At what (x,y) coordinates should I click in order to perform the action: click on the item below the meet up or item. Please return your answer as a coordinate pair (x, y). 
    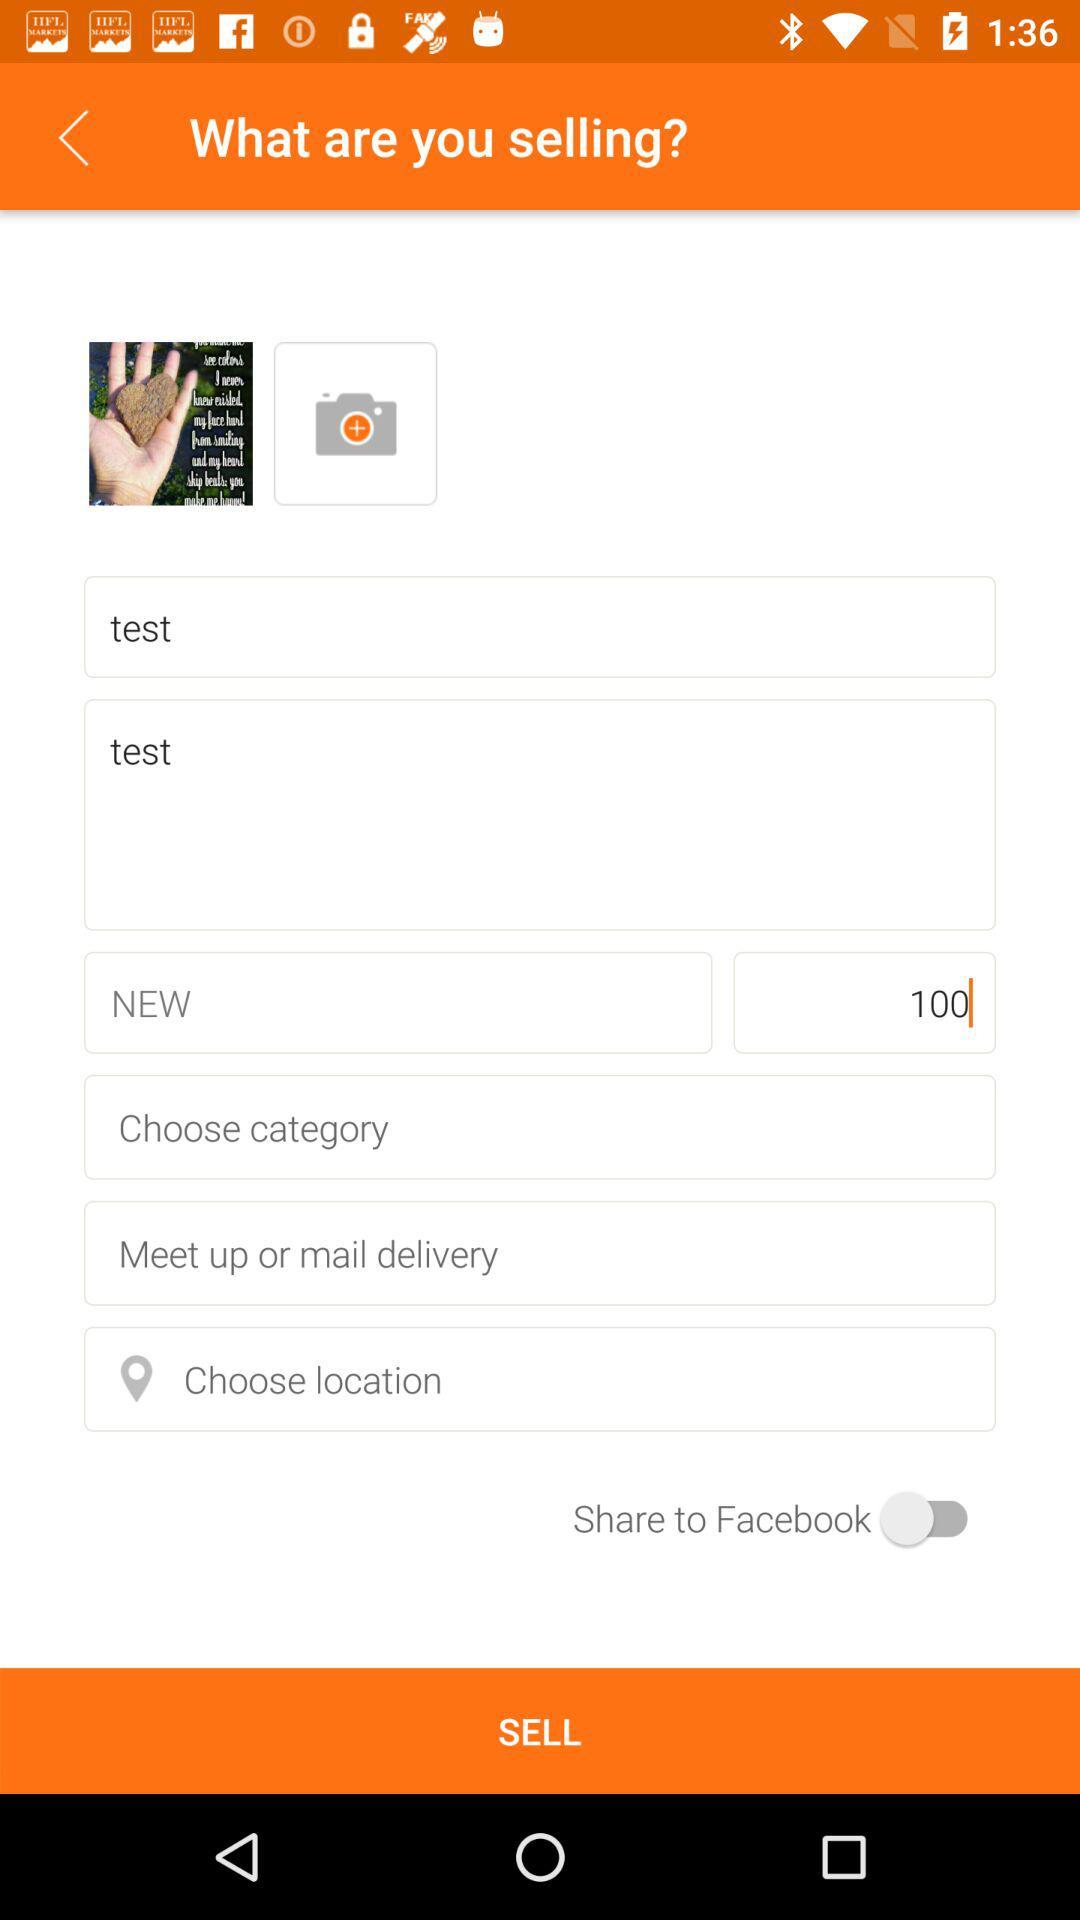
    Looking at the image, I should click on (540, 1378).